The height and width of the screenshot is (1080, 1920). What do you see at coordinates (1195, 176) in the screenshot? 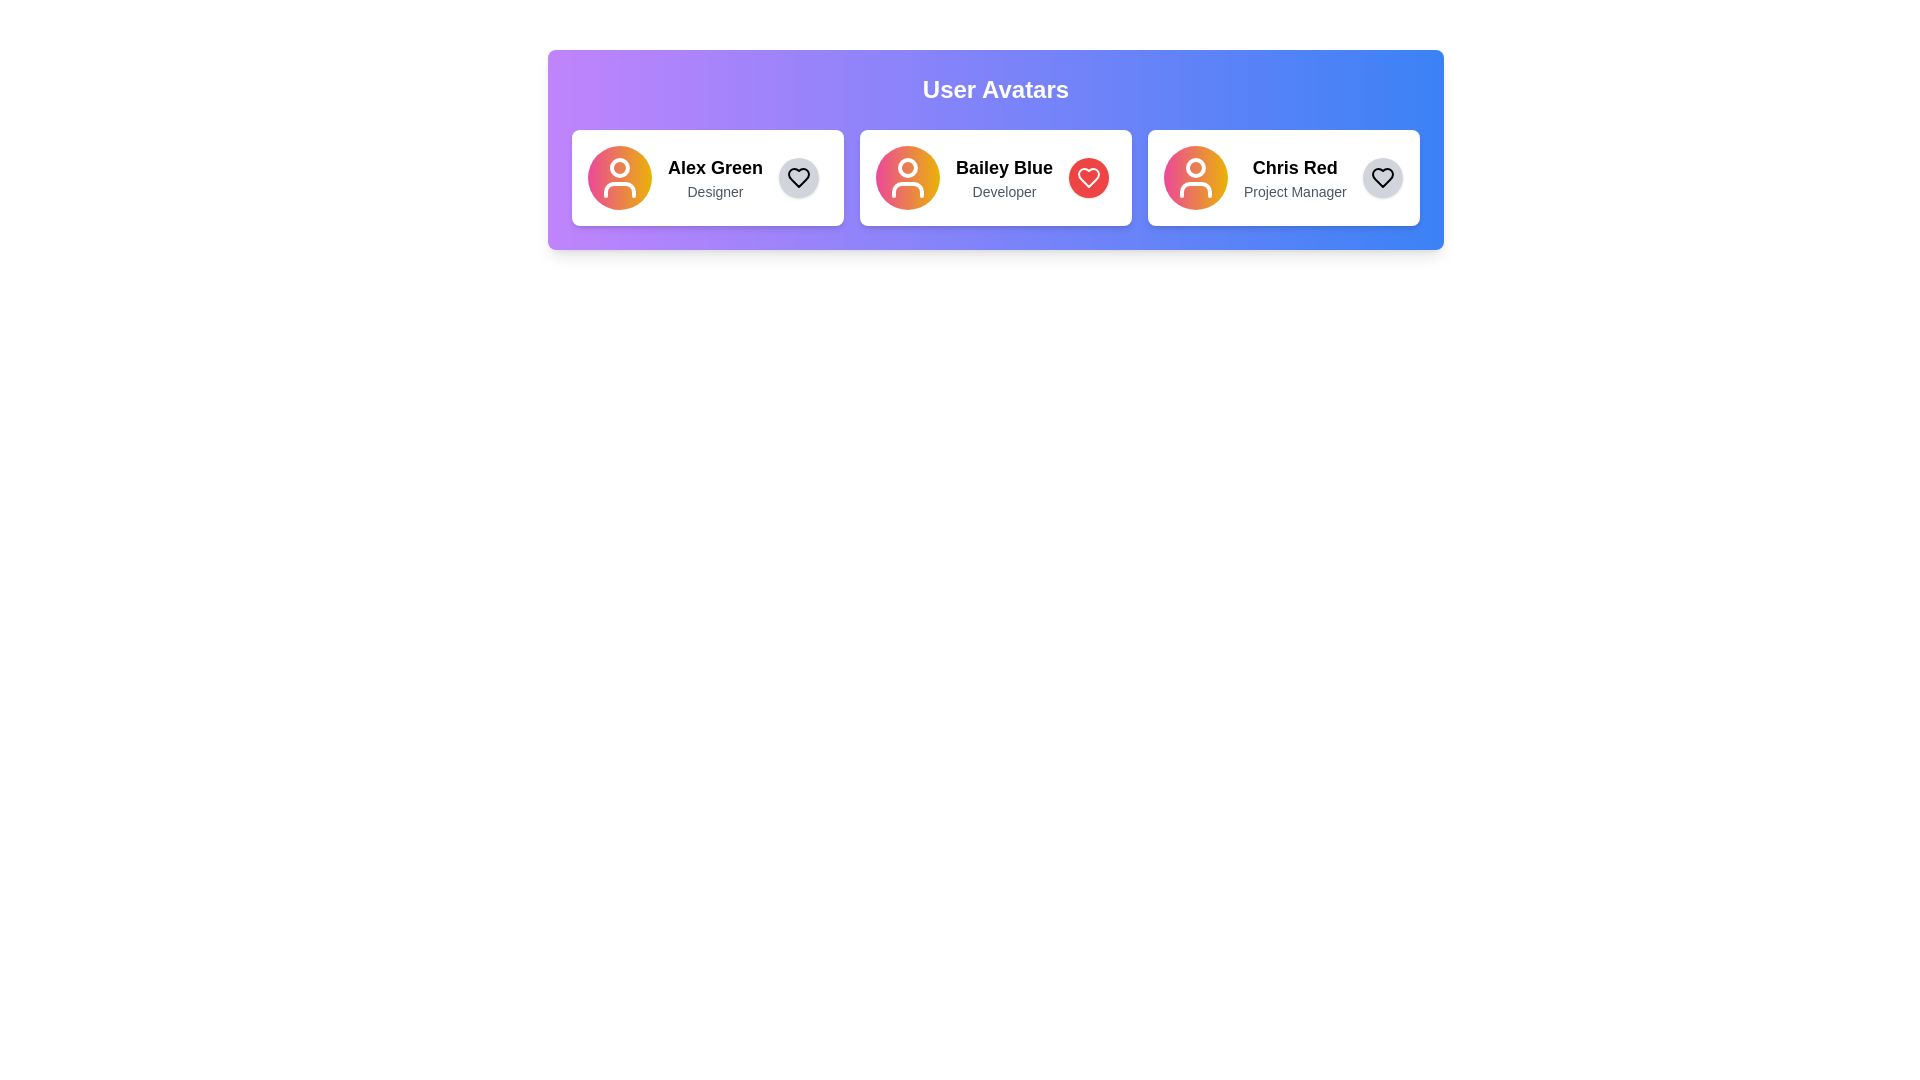
I see `the Icon button representing user 'Chris Red', located on the left side of the content near the text 'Chris Red' and 'Project Manager'` at bounding box center [1195, 176].